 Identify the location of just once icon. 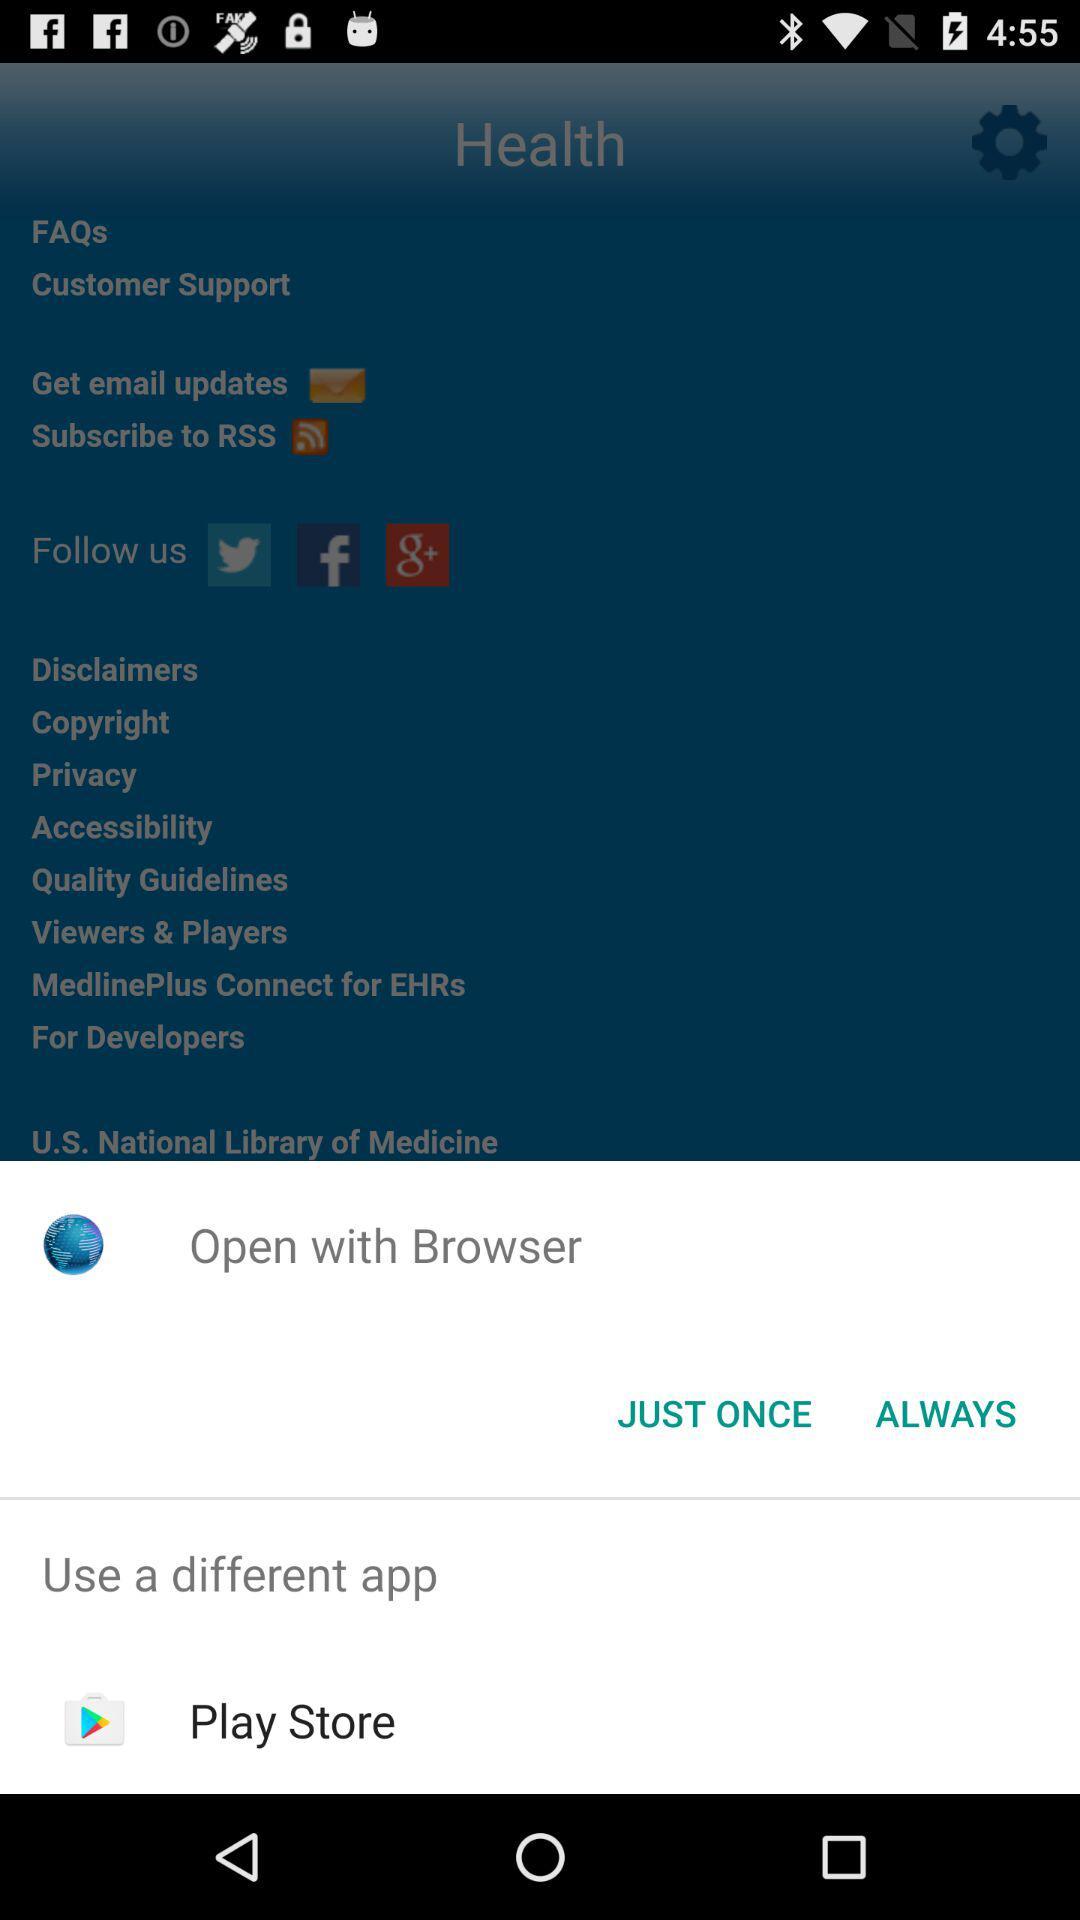
(713, 1411).